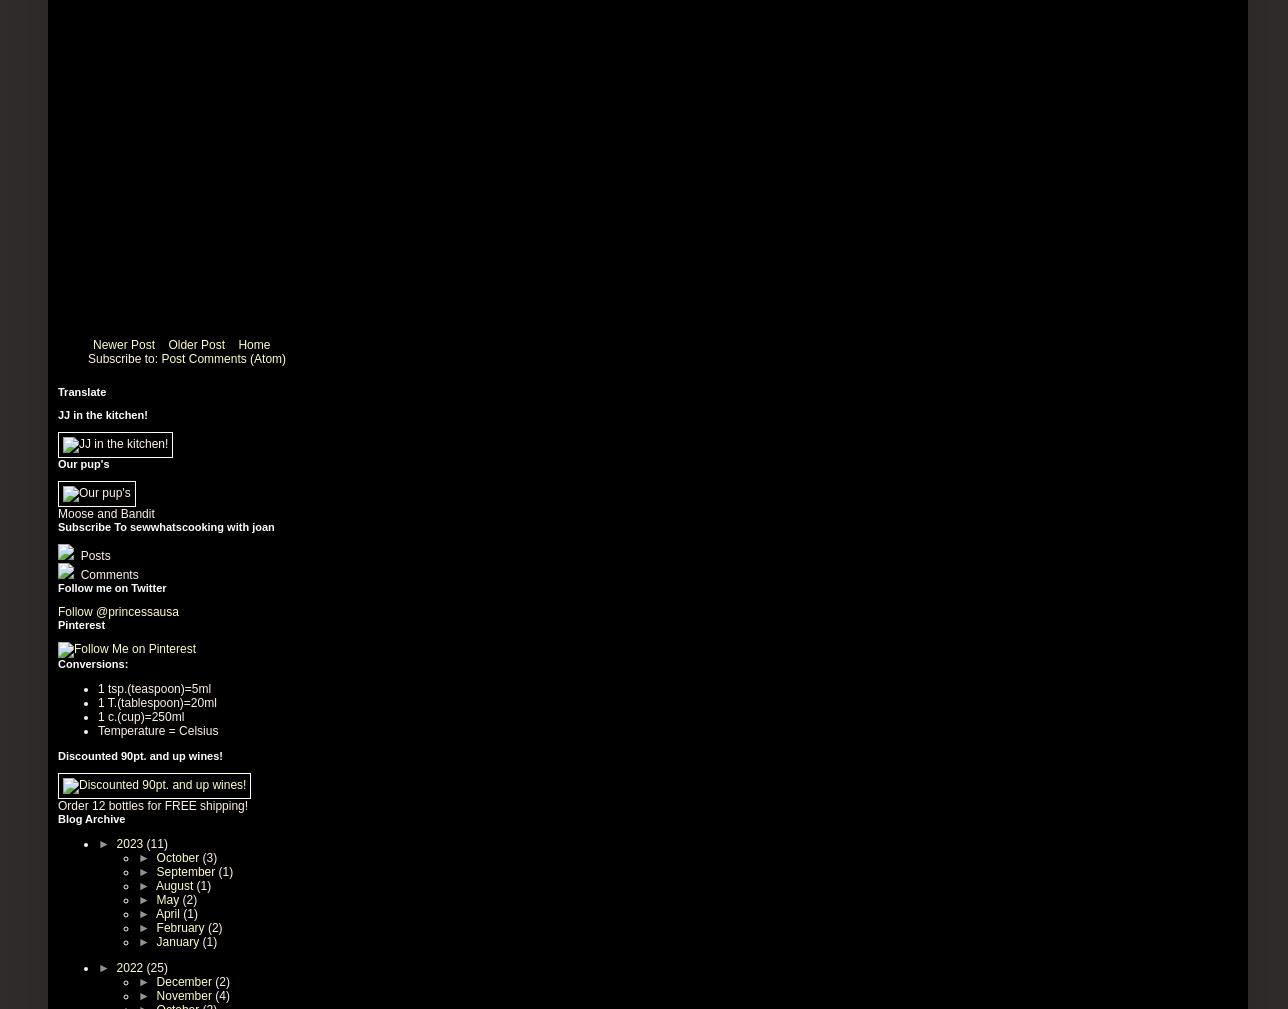  Describe the element at coordinates (187, 870) in the screenshot. I see `'September'` at that location.